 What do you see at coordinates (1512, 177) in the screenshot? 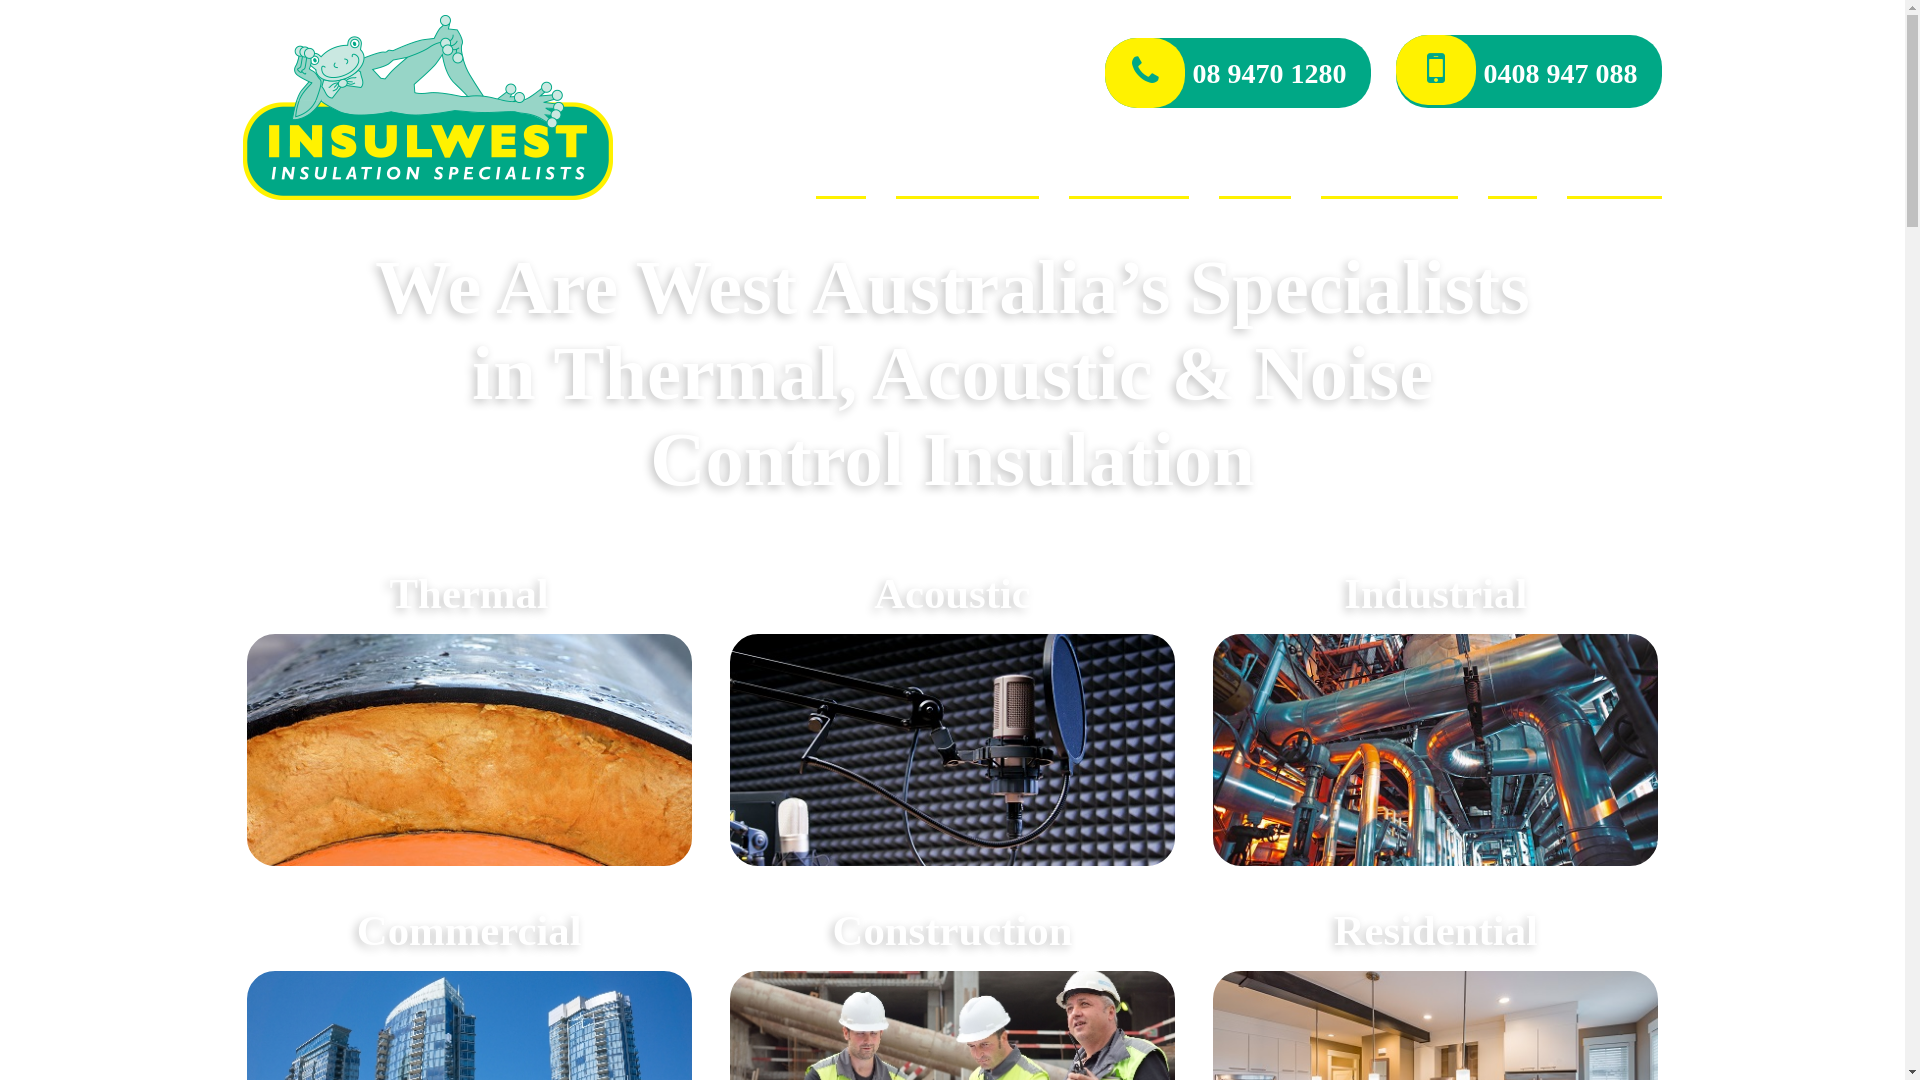
I see `'FAQS'` at bounding box center [1512, 177].